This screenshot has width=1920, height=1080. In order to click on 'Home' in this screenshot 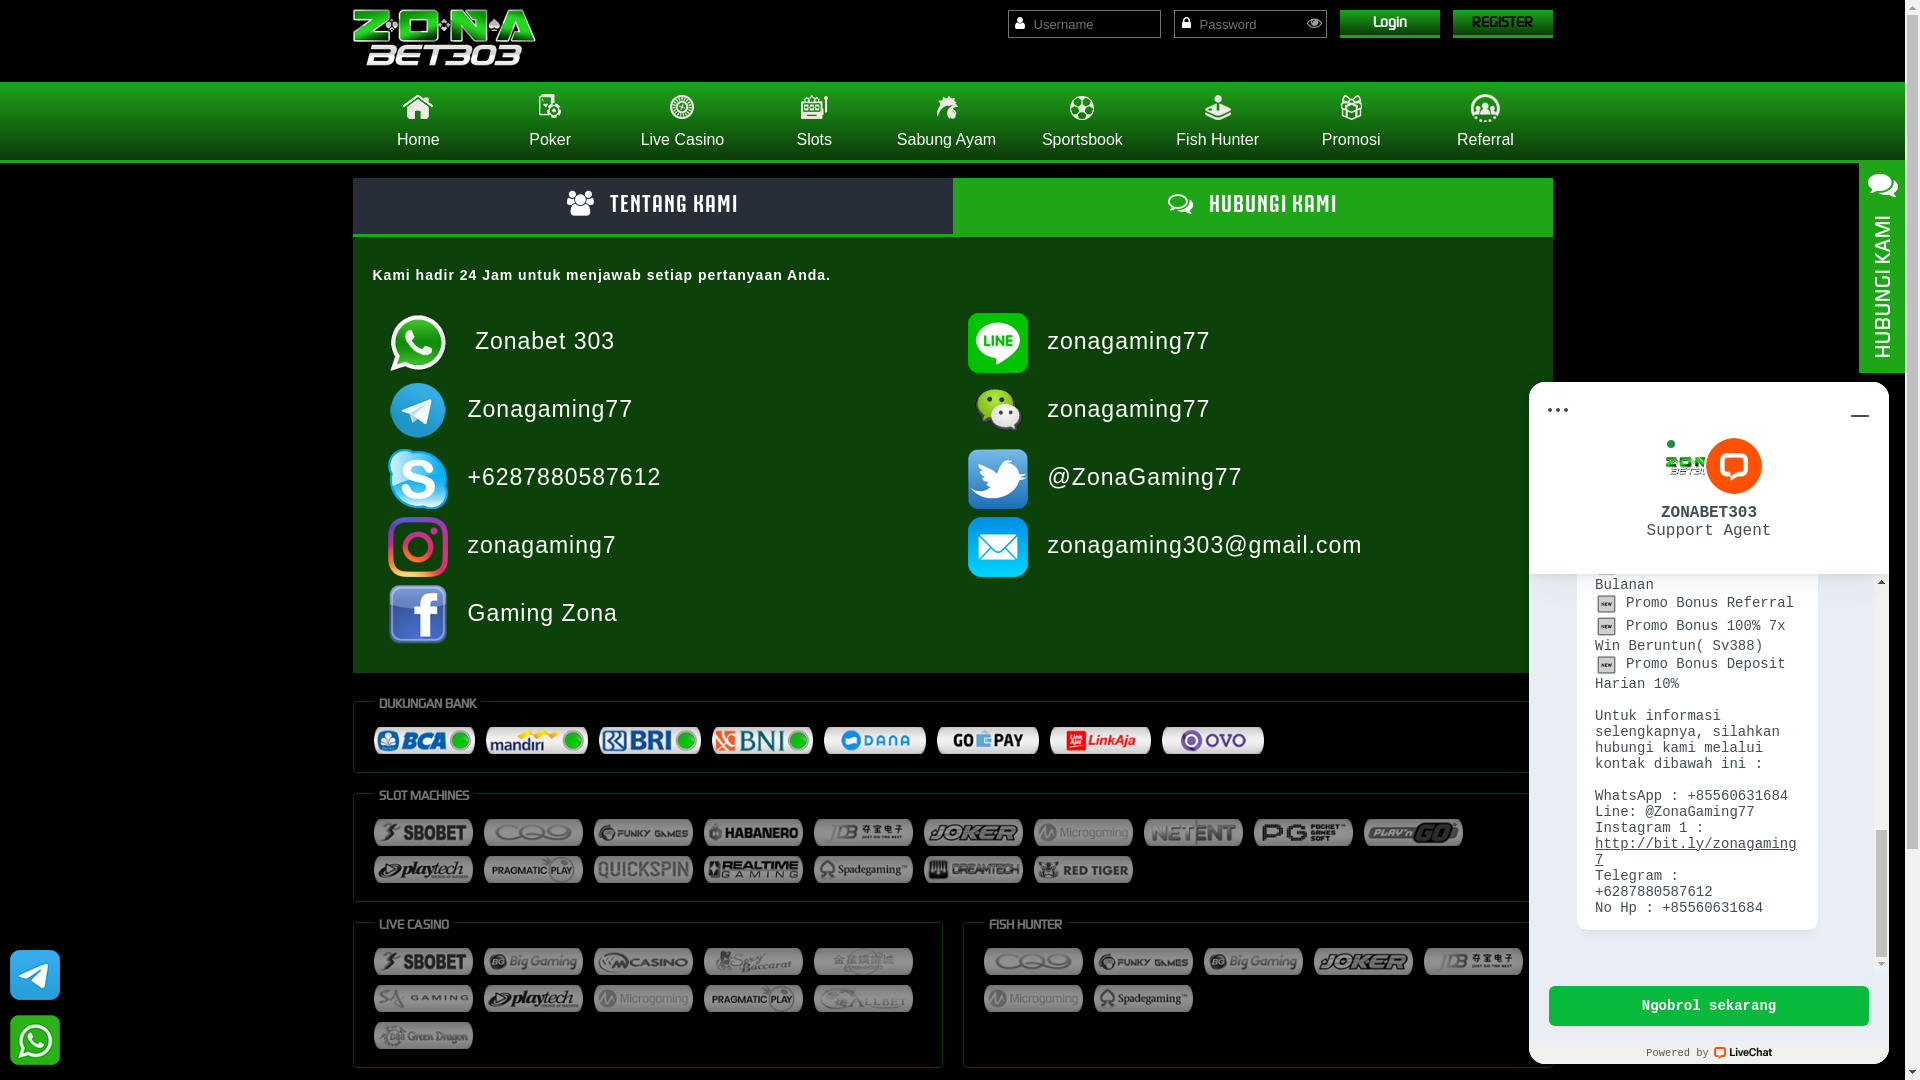, I will do `click(416, 120)`.